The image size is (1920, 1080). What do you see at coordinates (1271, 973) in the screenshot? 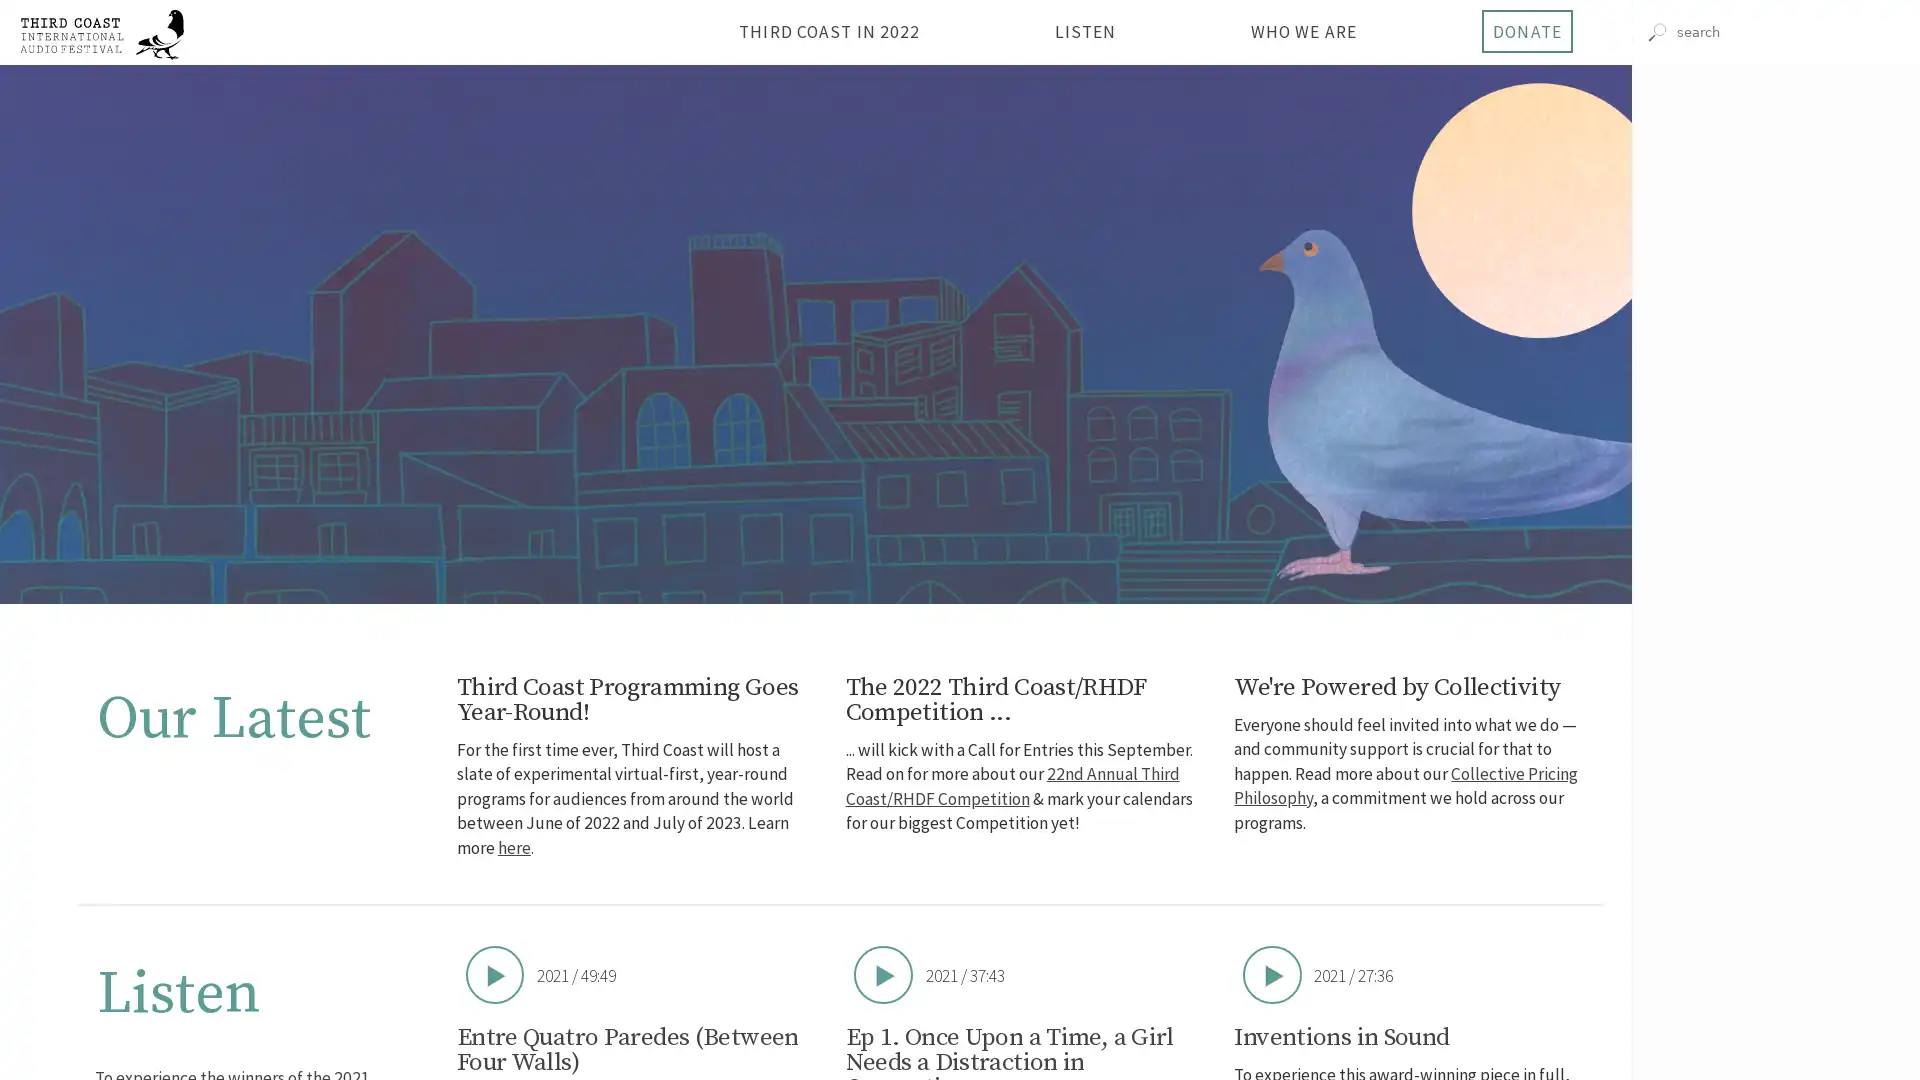
I see `Play Now` at bounding box center [1271, 973].